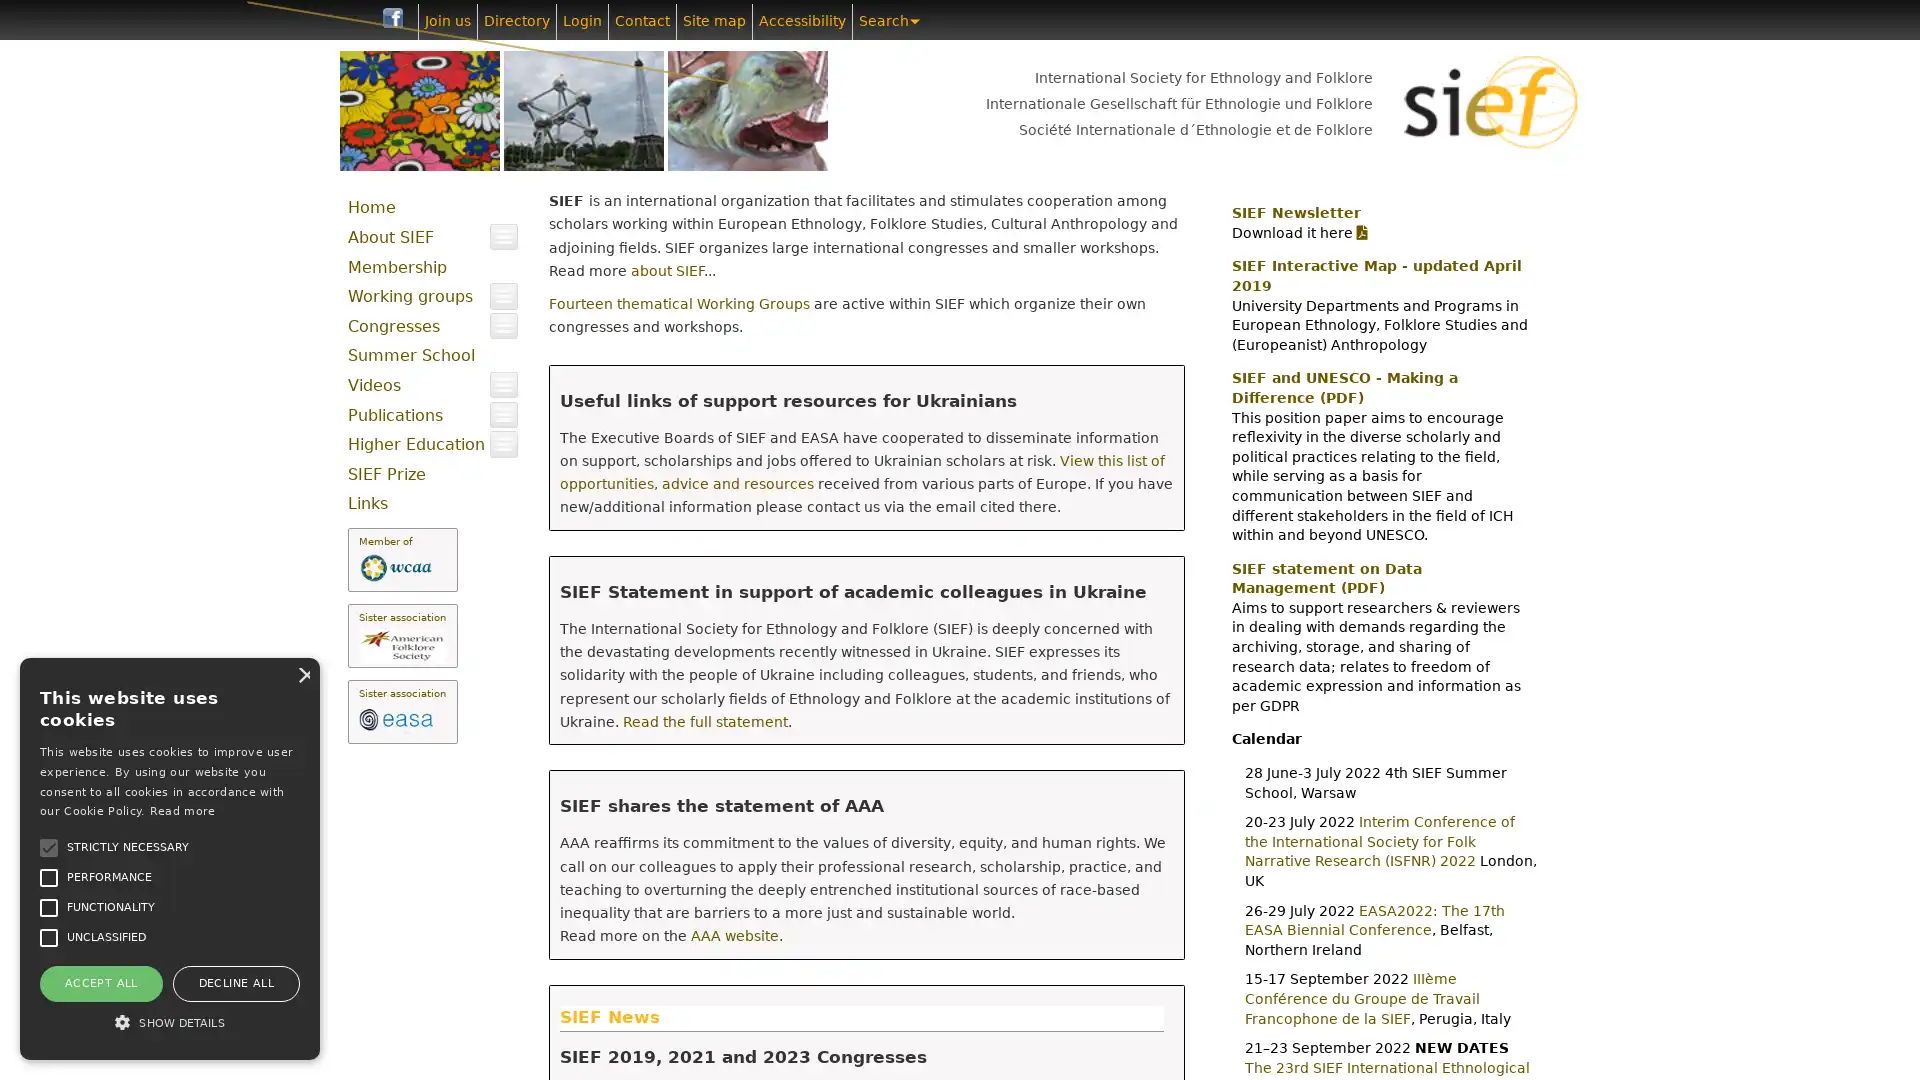  What do you see at coordinates (301, 674) in the screenshot?
I see `Close` at bounding box center [301, 674].